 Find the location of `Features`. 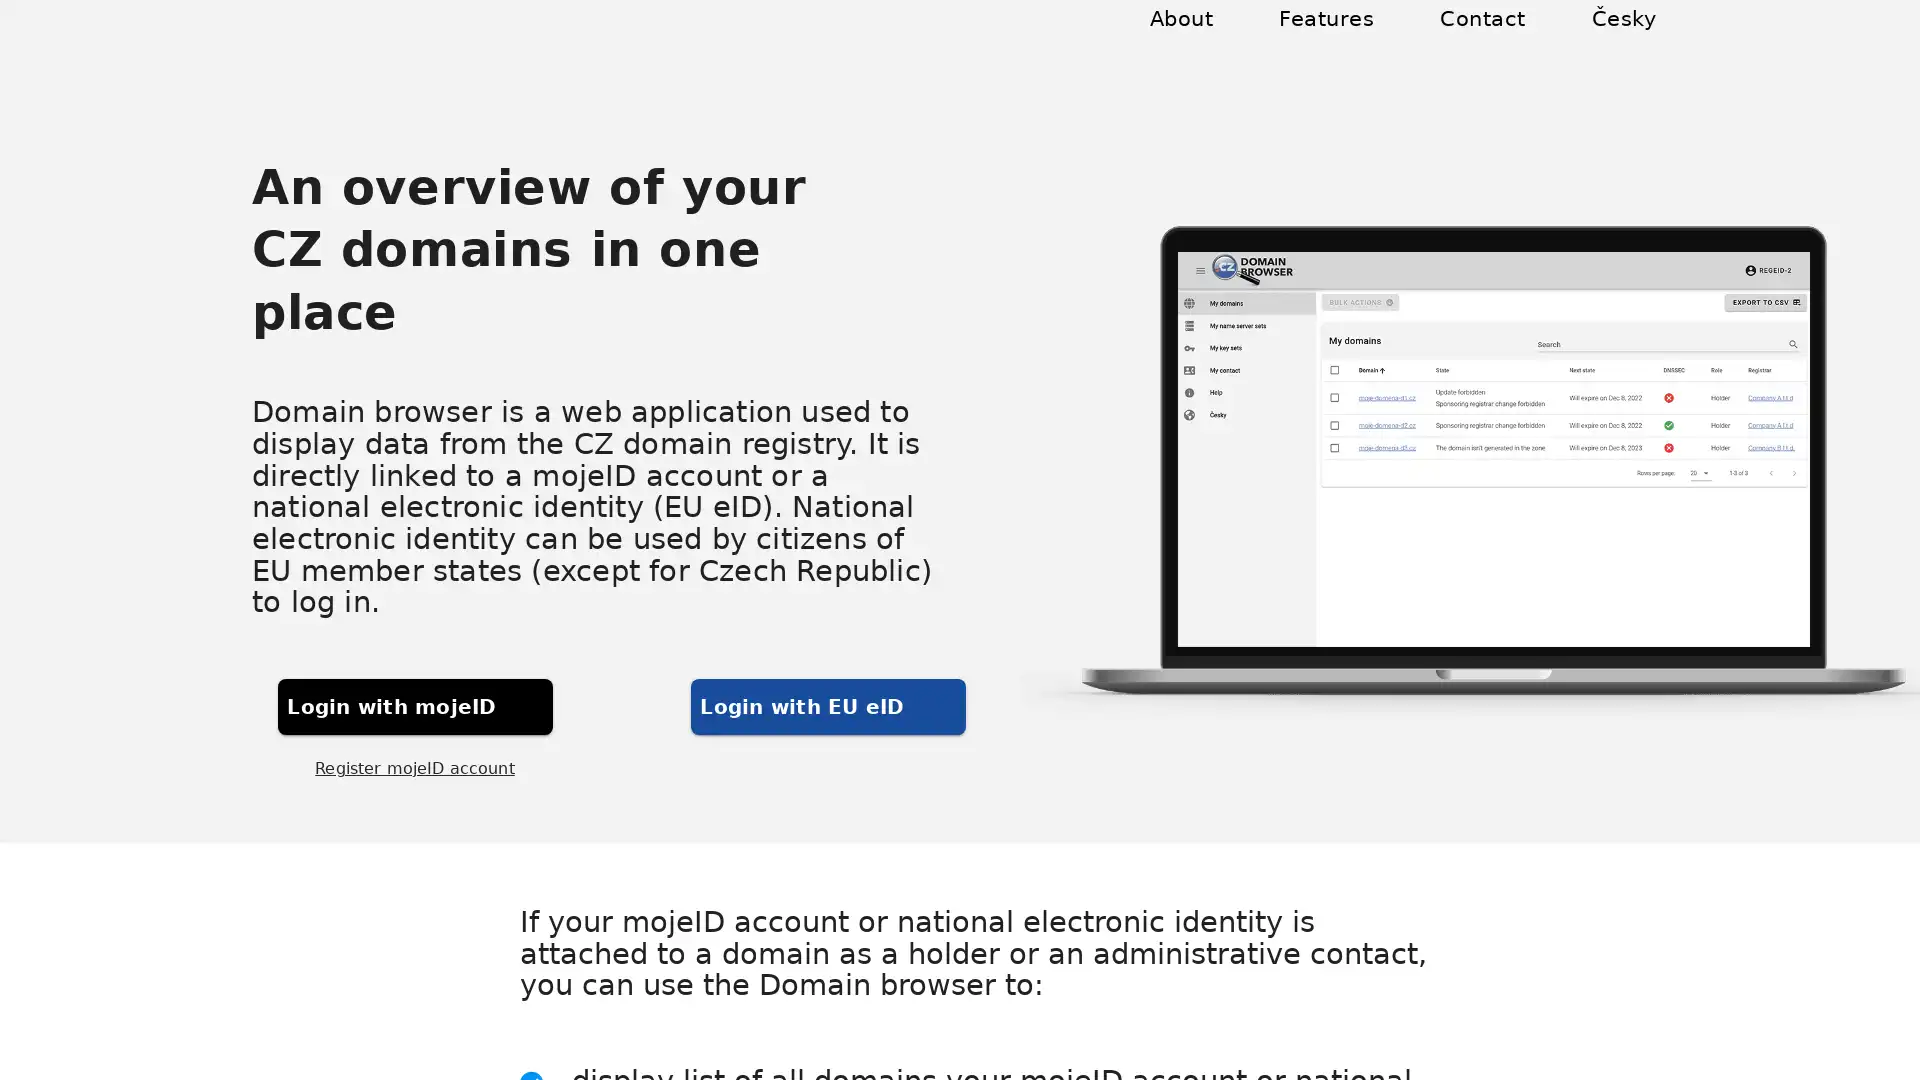

Features is located at coordinates (1343, 42).